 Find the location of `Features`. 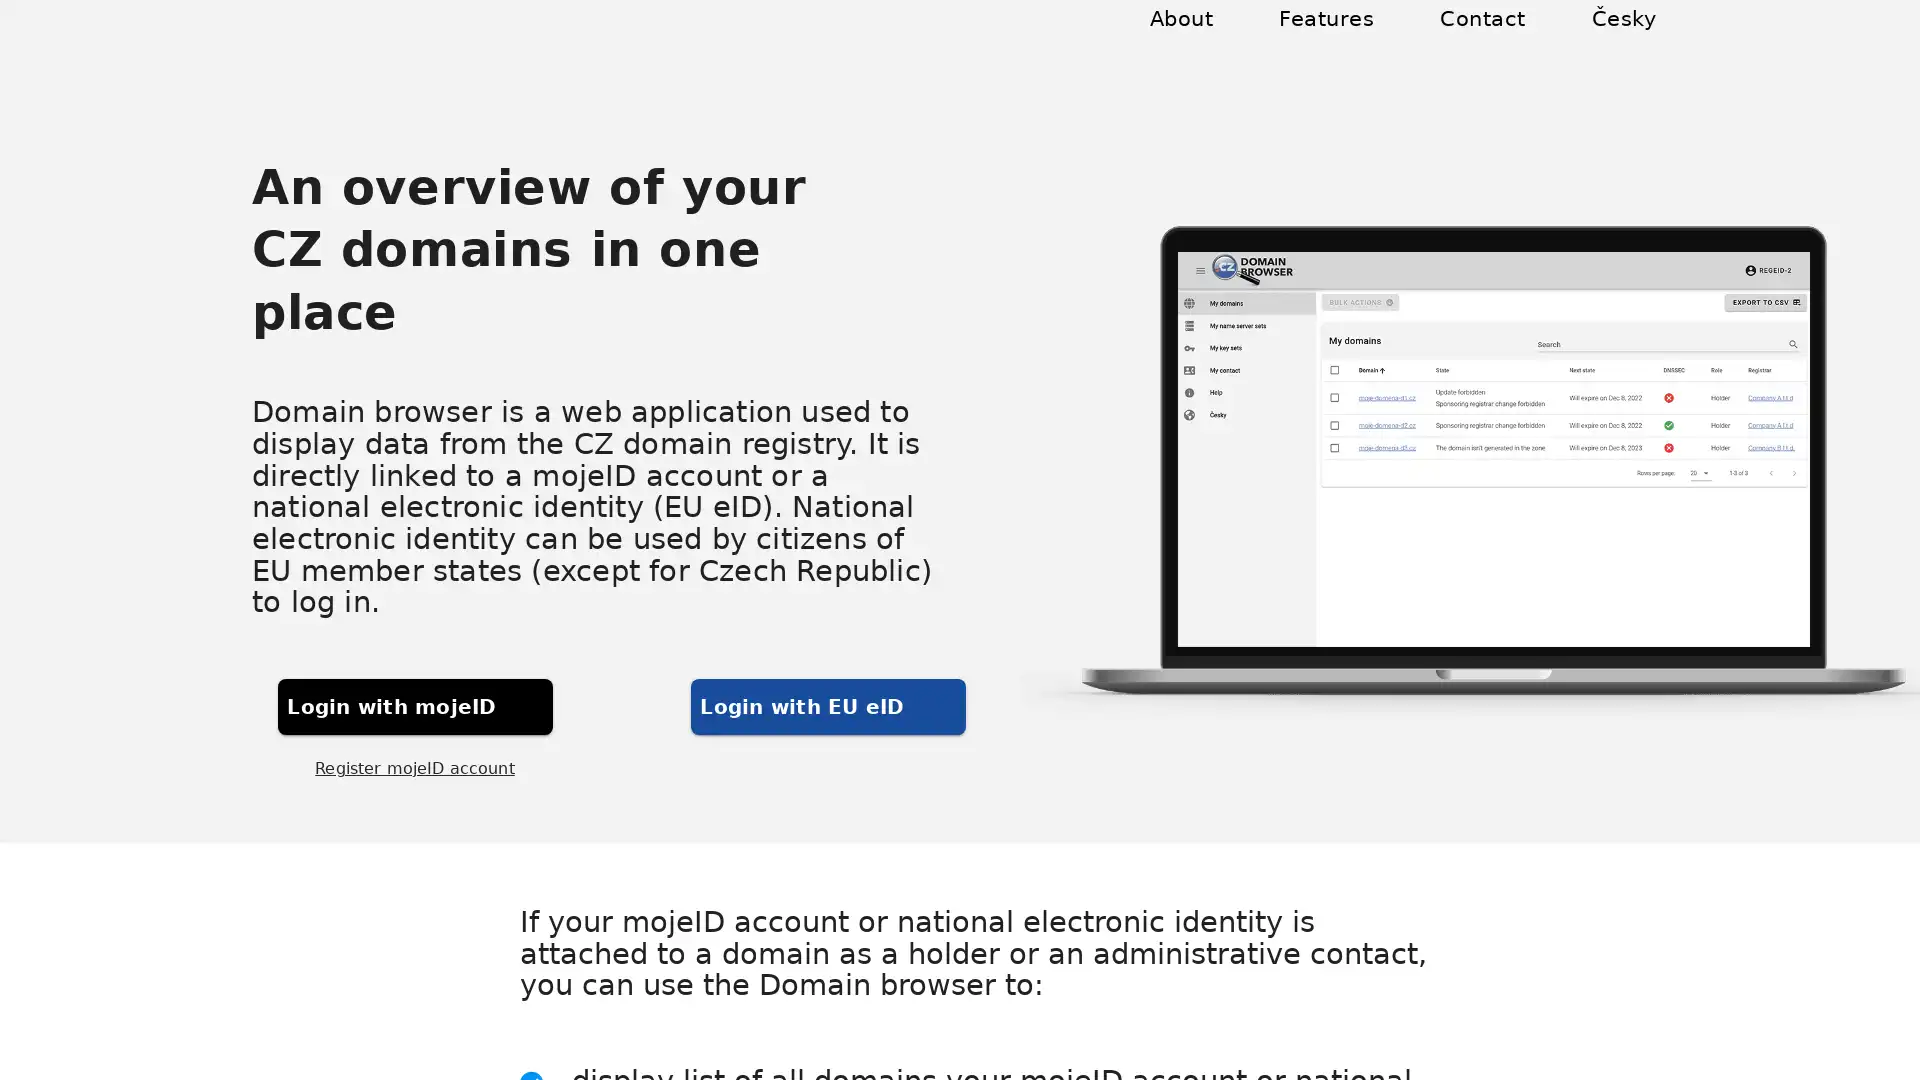

Features is located at coordinates (1343, 42).